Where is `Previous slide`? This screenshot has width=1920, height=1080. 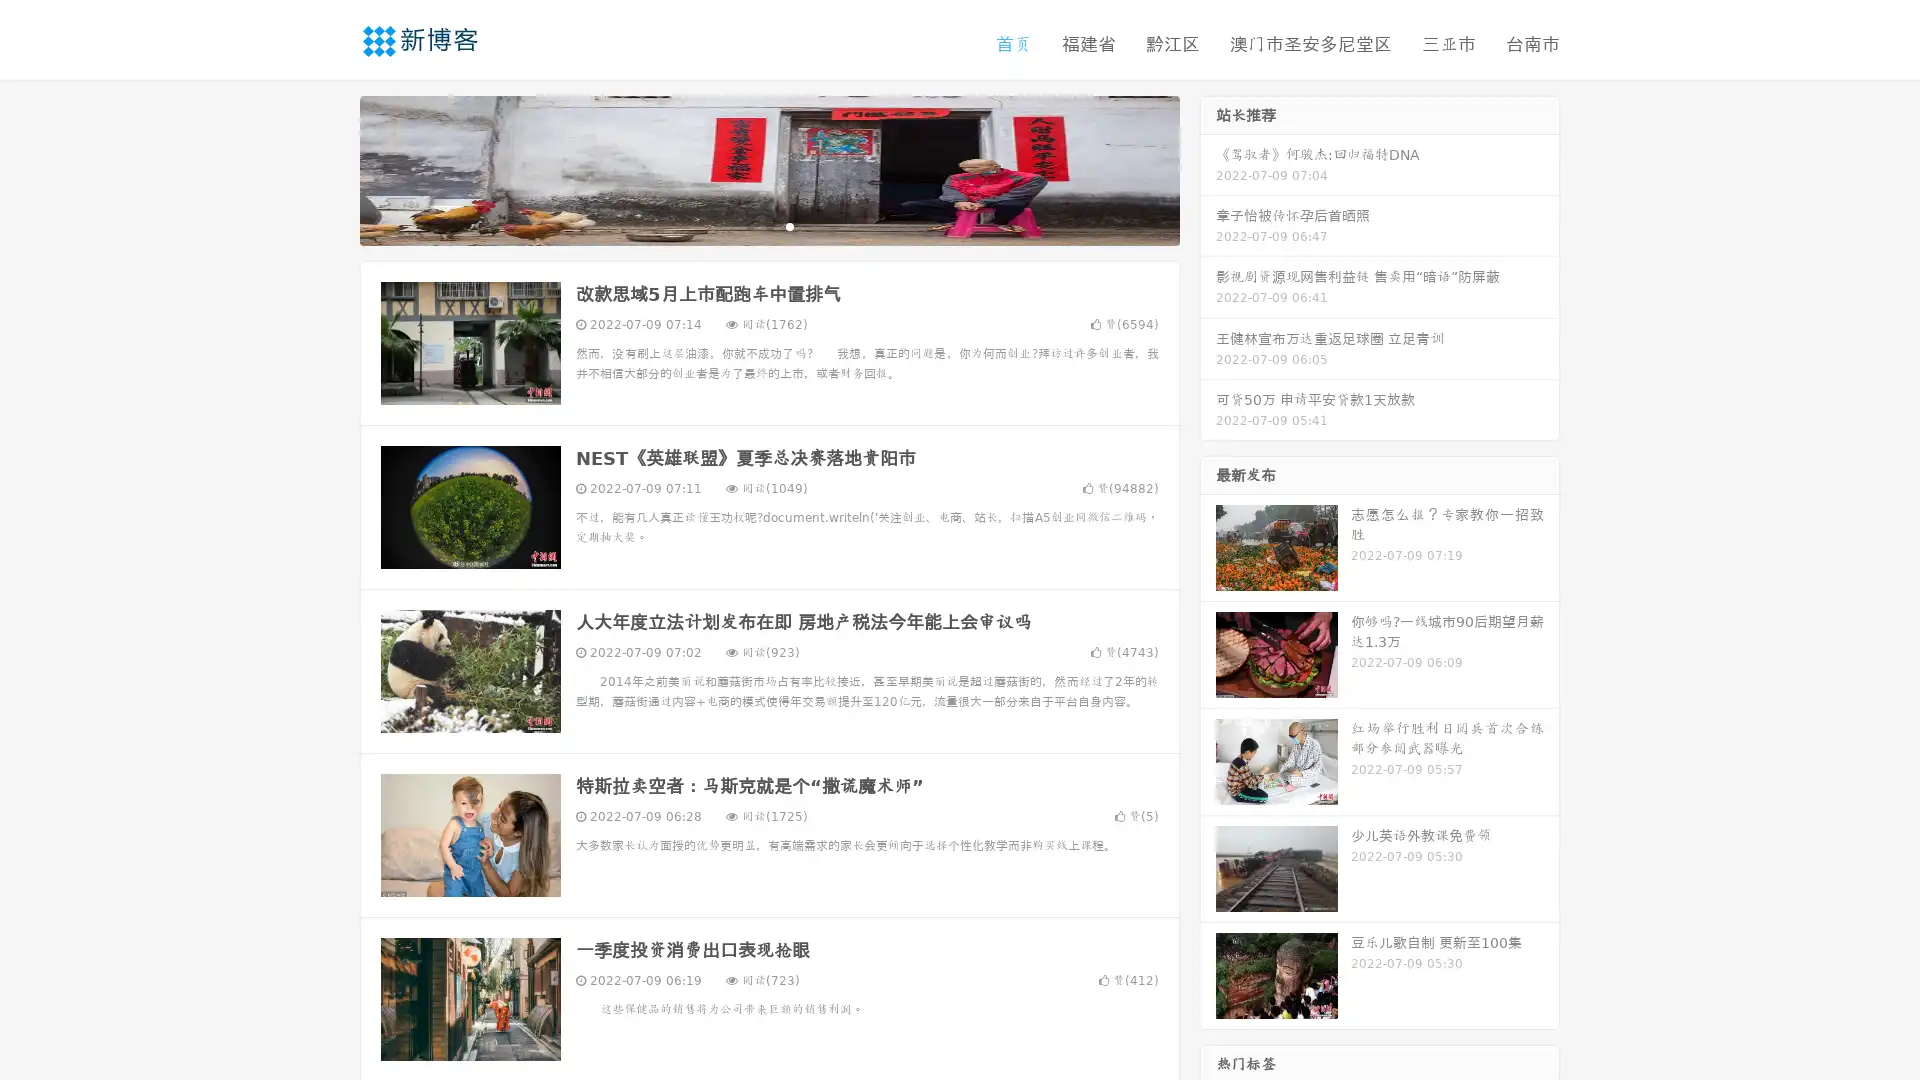 Previous slide is located at coordinates (330, 168).